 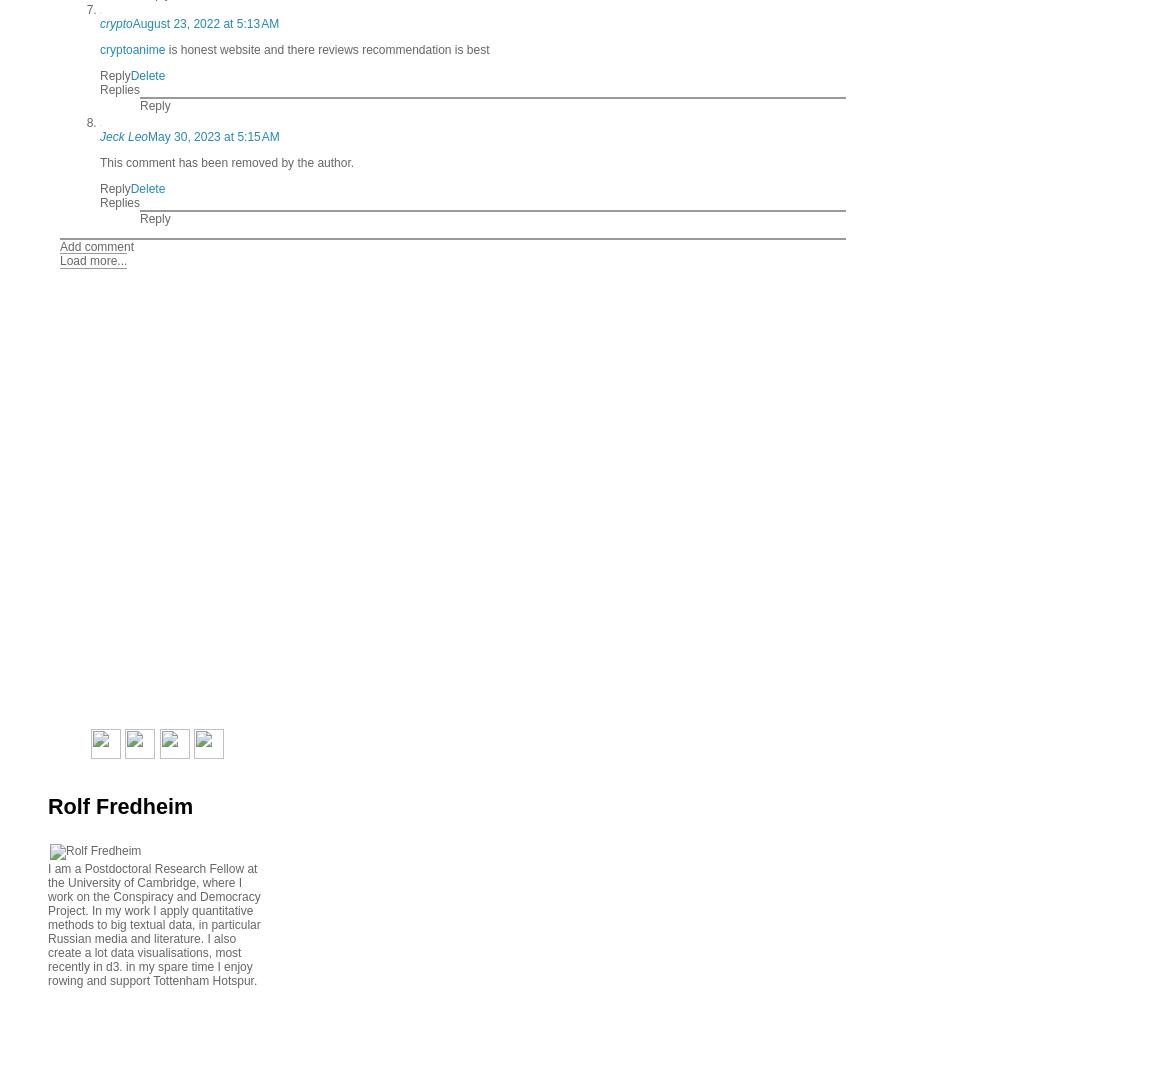 What do you see at coordinates (153, 924) in the screenshot?
I see `'I am a Postdoctoral Research Fellow at the University of Cambridge, where I work on the Conspiracy and Democracy Project. In my work I apply quantitative methods to big textual data, in particular Russian media and literature. I also create a lot data visualisations, most recently in d3. in my spare time I enjoy rowing and support Tottenham Hotspur.'` at bounding box center [153, 924].